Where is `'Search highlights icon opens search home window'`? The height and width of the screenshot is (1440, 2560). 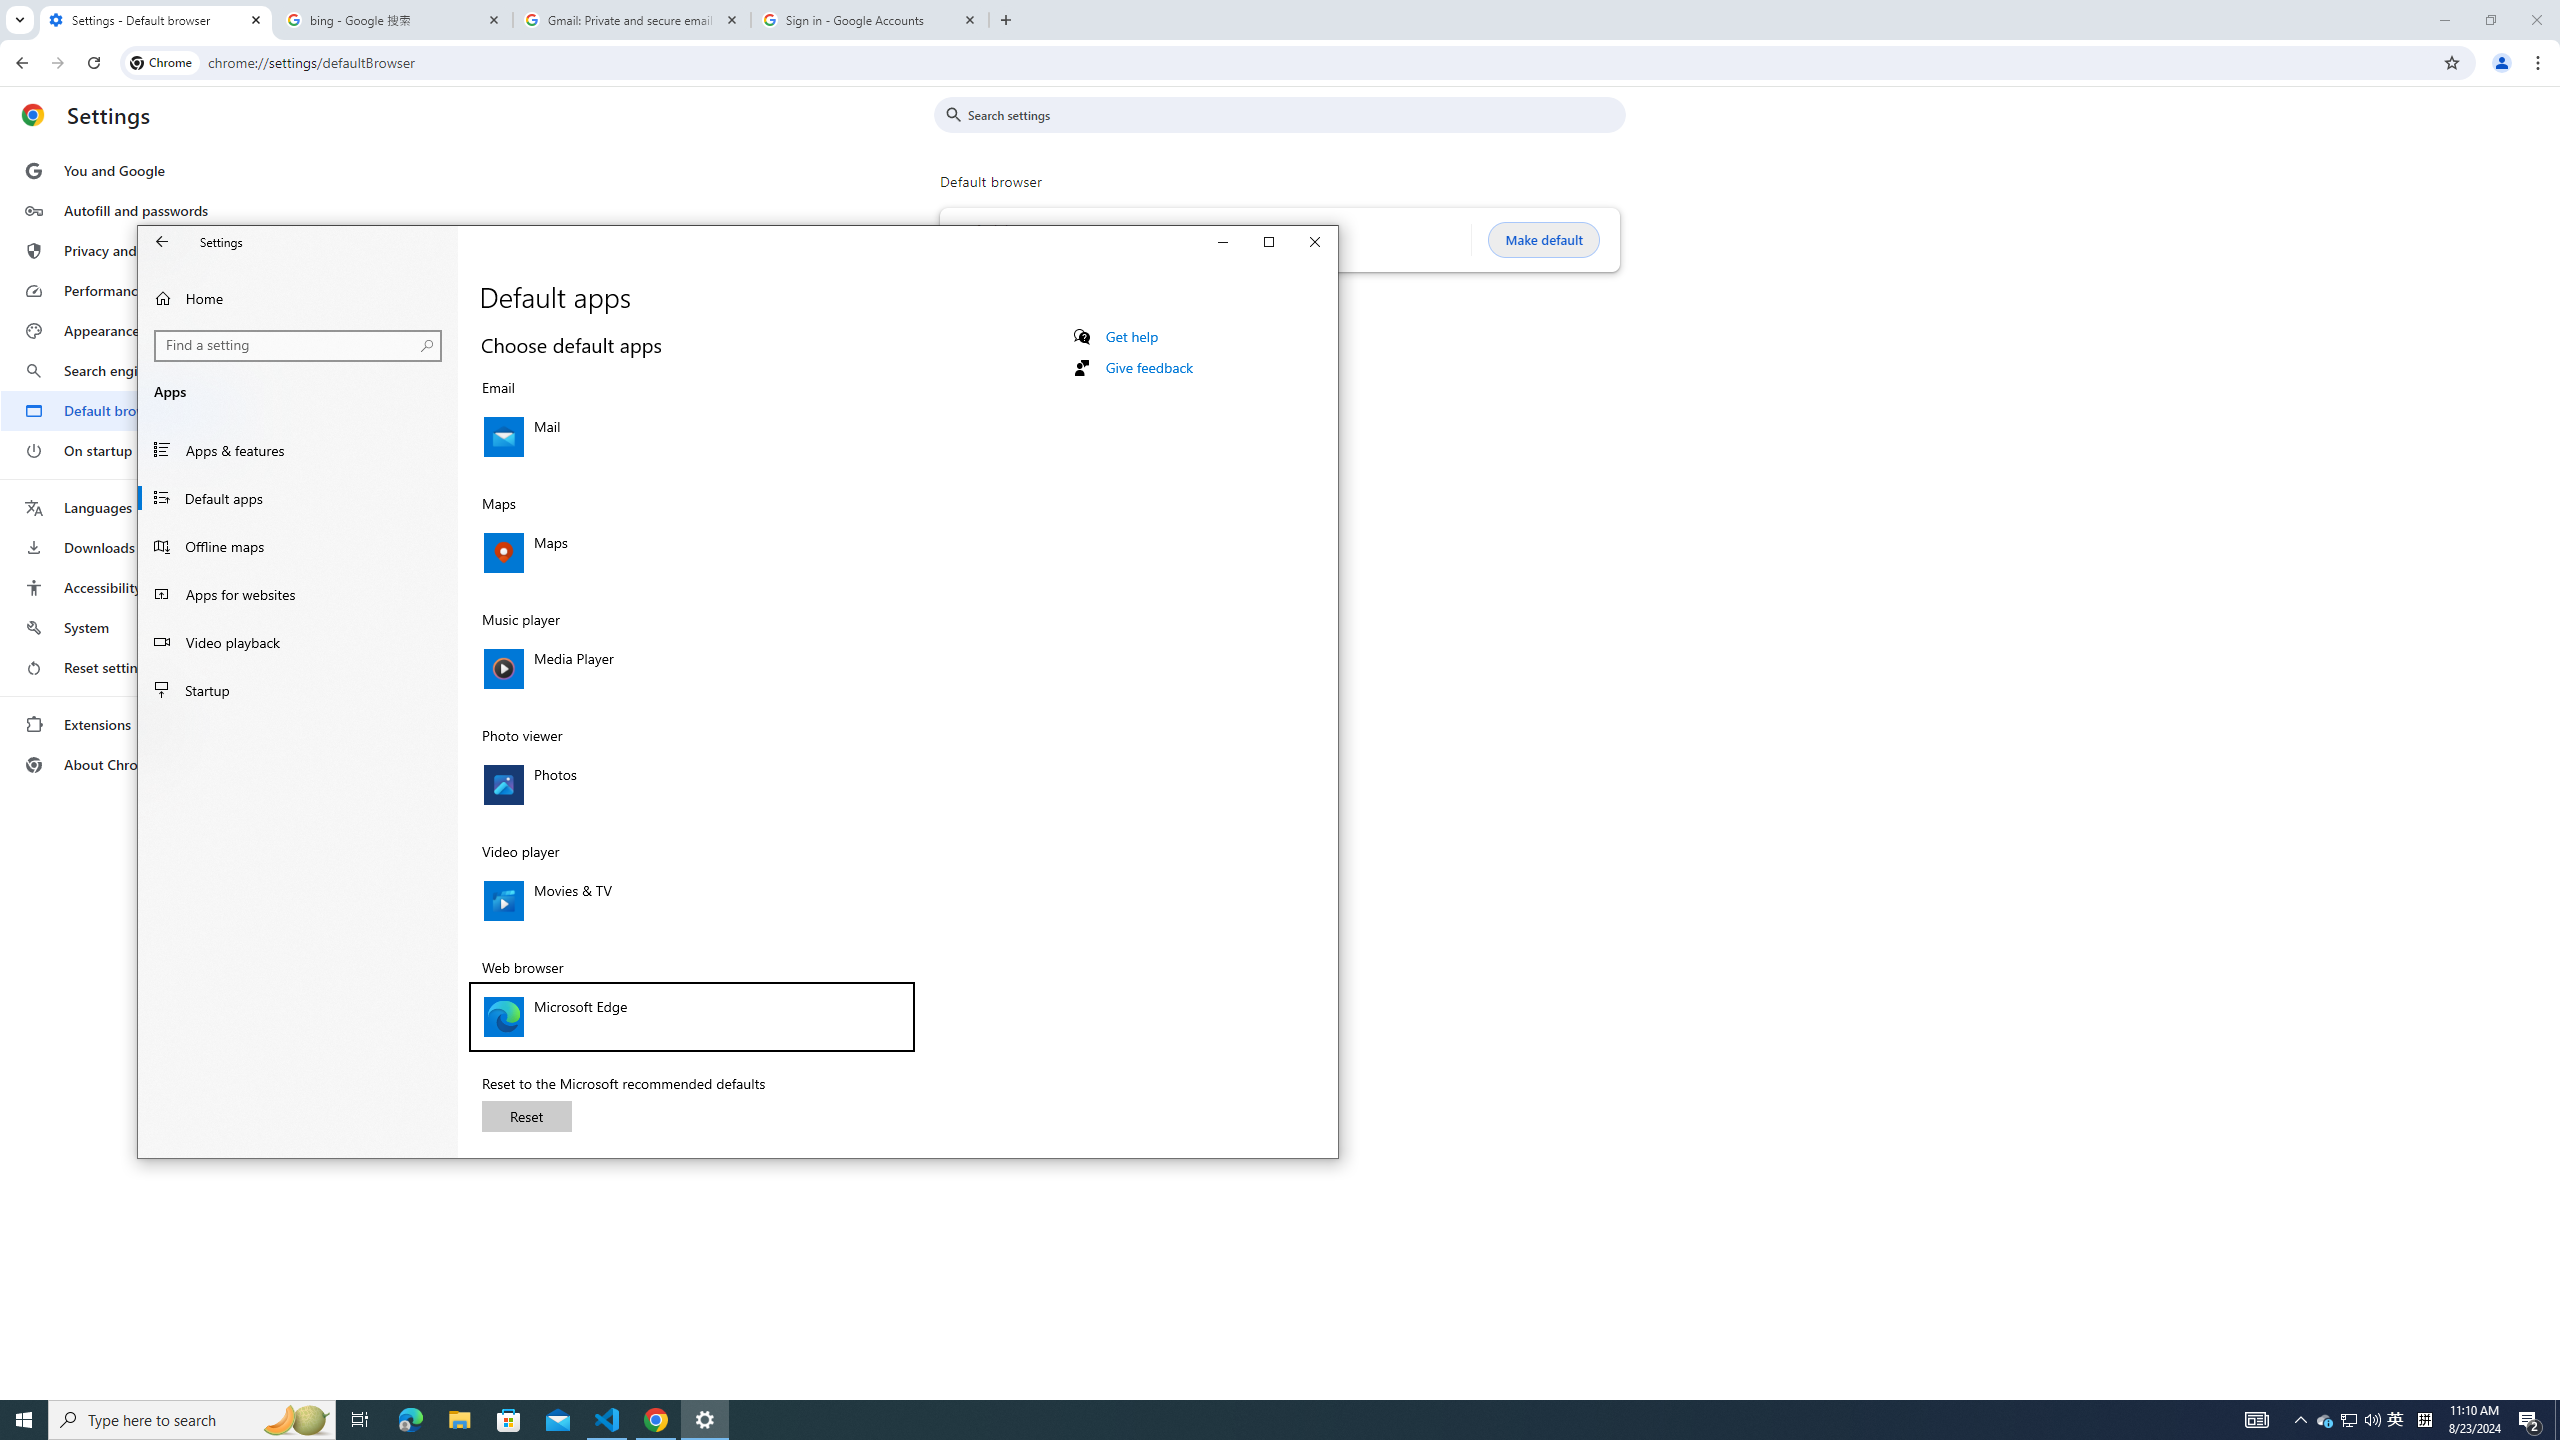
'Search highlights icon opens search home window' is located at coordinates (294, 1418).